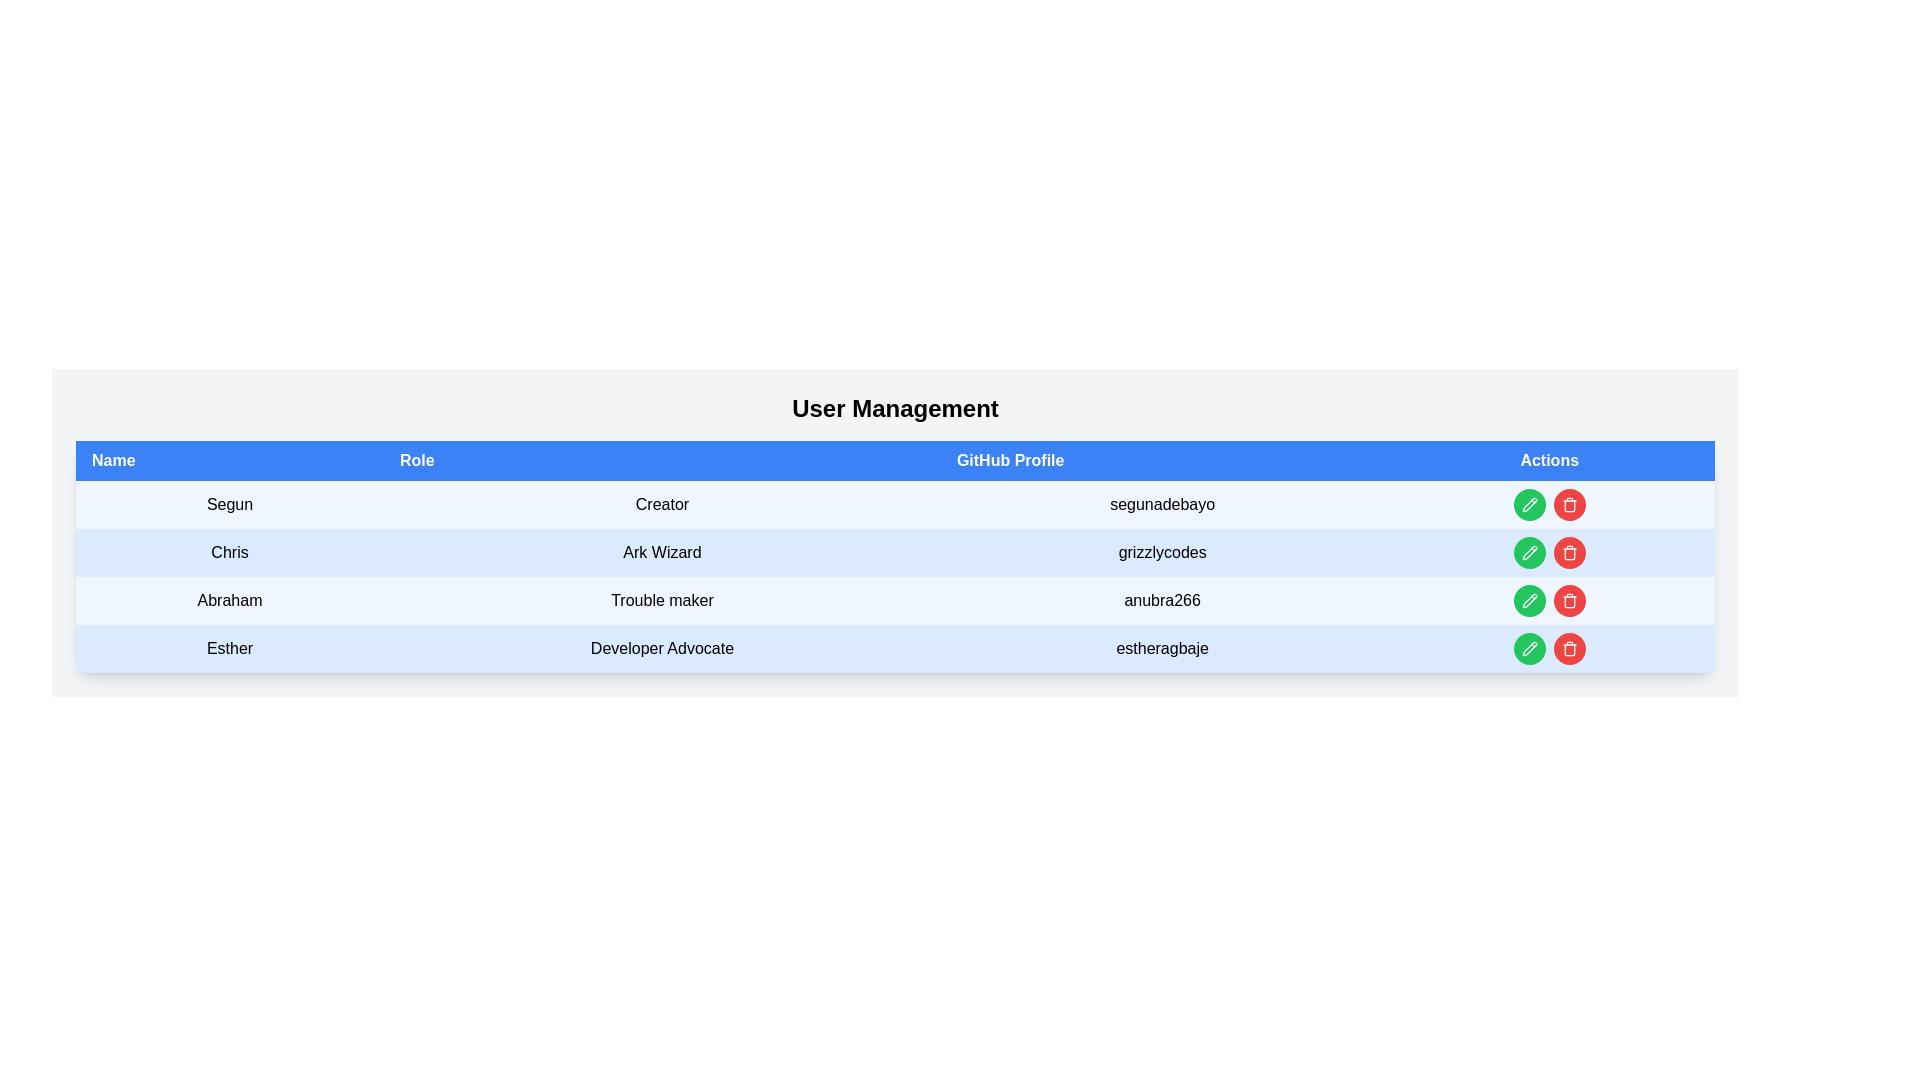  What do you see at coordinates (1528, 600) in the screenshot?
I see `the circular green button with a pencil icon in the 'Actions' section for user 'Abraham'` at bounding box center [1528, 600].